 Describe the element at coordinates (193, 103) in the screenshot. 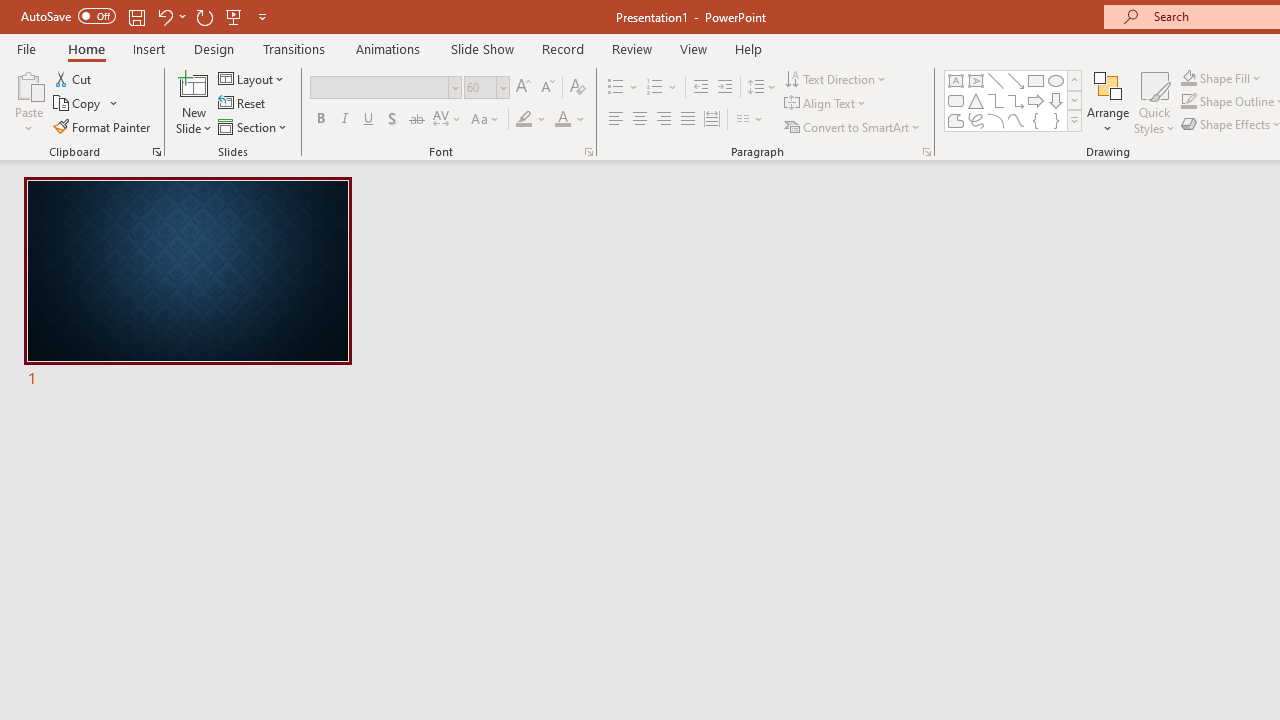

I see `'New Slide'` at that location.